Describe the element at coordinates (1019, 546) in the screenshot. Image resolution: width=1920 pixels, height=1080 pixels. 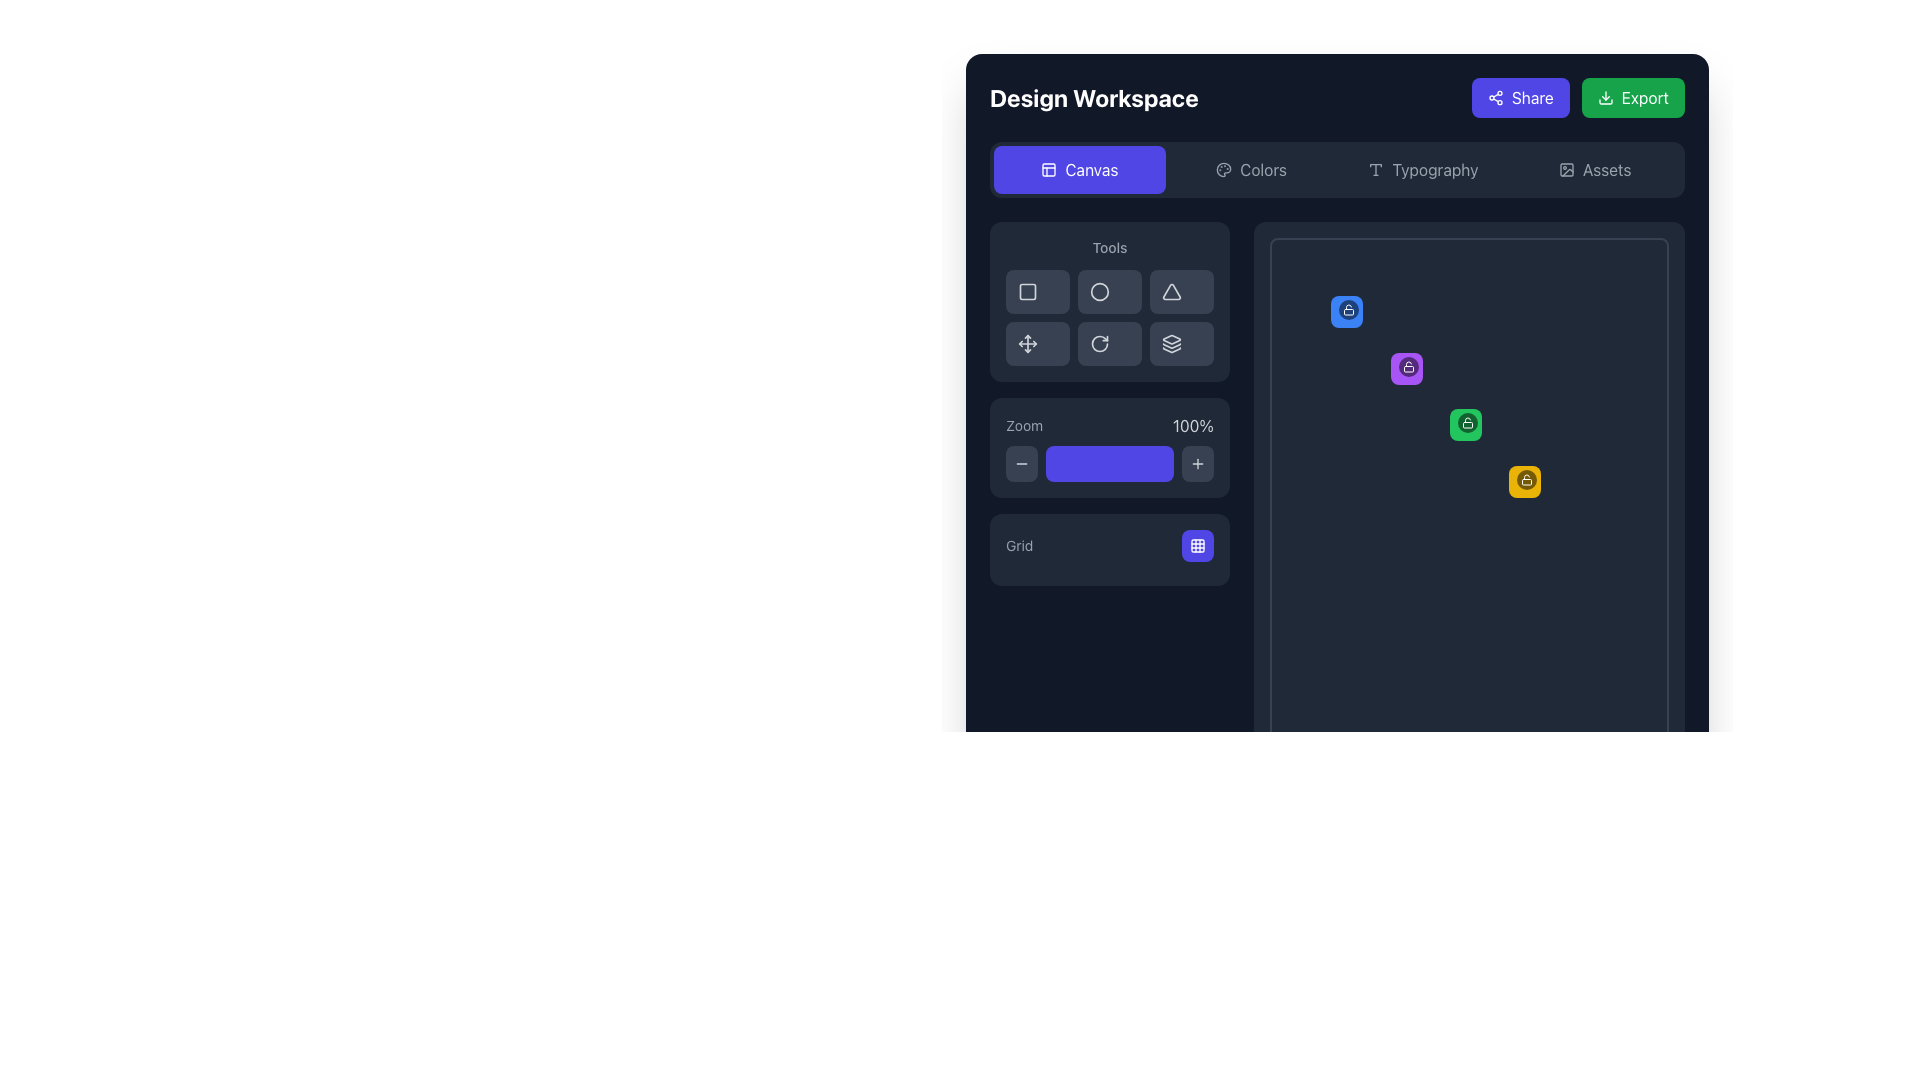
I see `the label indicating the function or state associated with the grid layout selection, located to the left of the selectable grid view button in the zoom control section` at that location.